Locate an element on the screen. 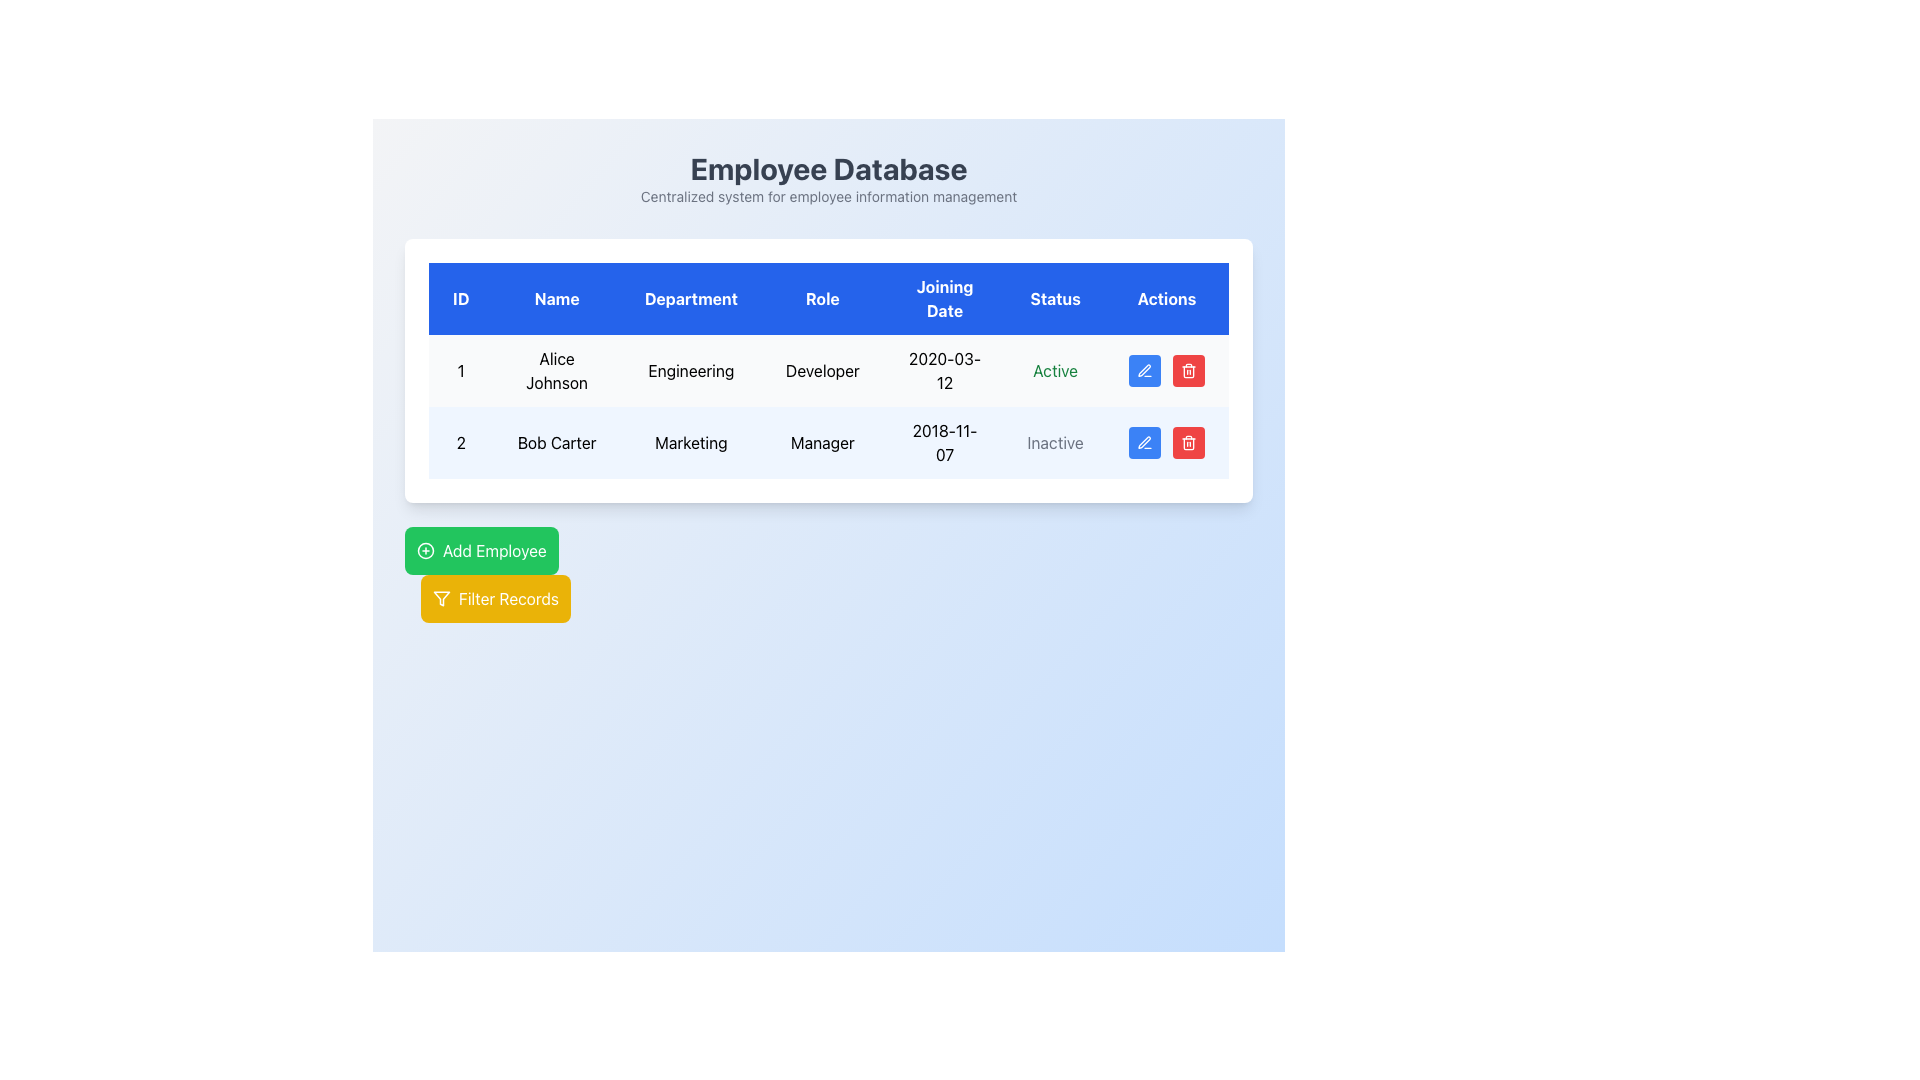 The width and height of the screenshot is (1920, 1080). the Table Header Cell for the 'Name' column, which is the second item in the header row of the table, following 'ID' and preceding 'Department' is located at coordinates (557, 299).